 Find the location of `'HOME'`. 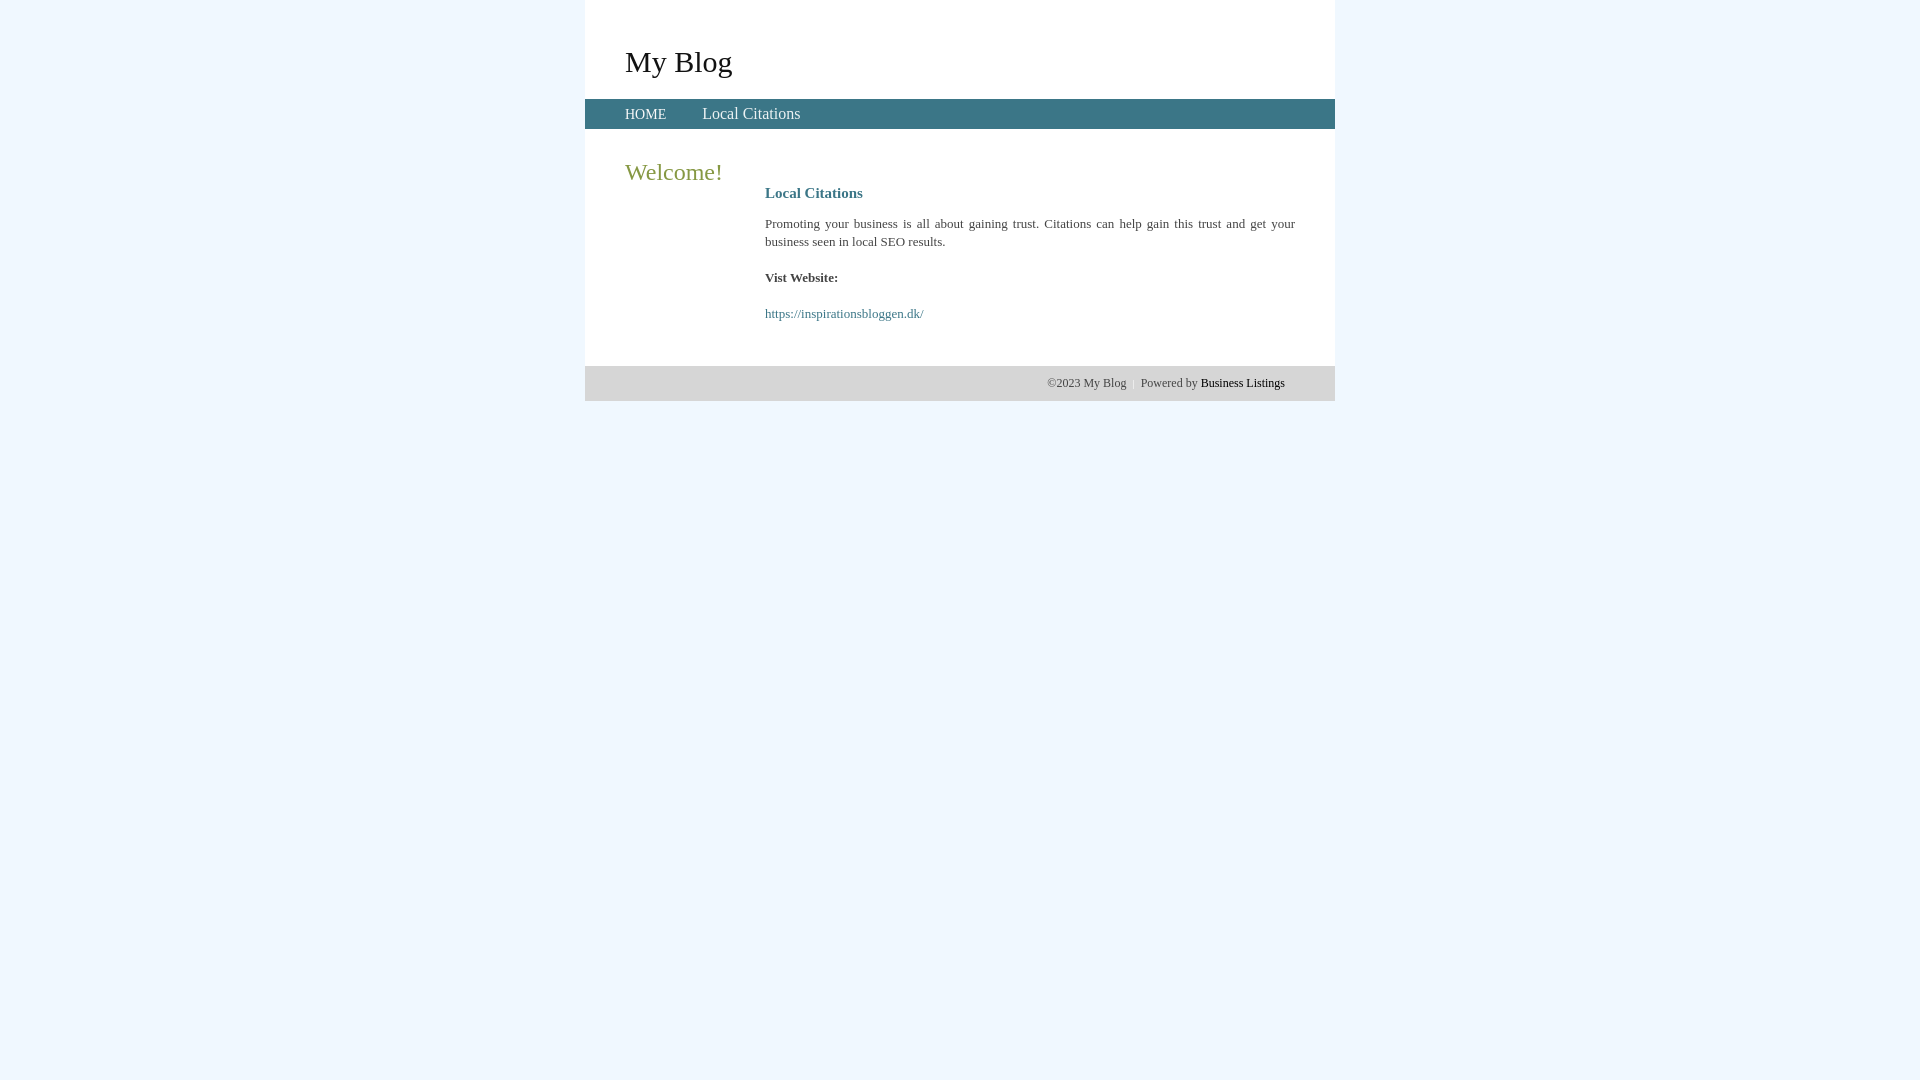

'HOME' is located at coordinates (623, 114).